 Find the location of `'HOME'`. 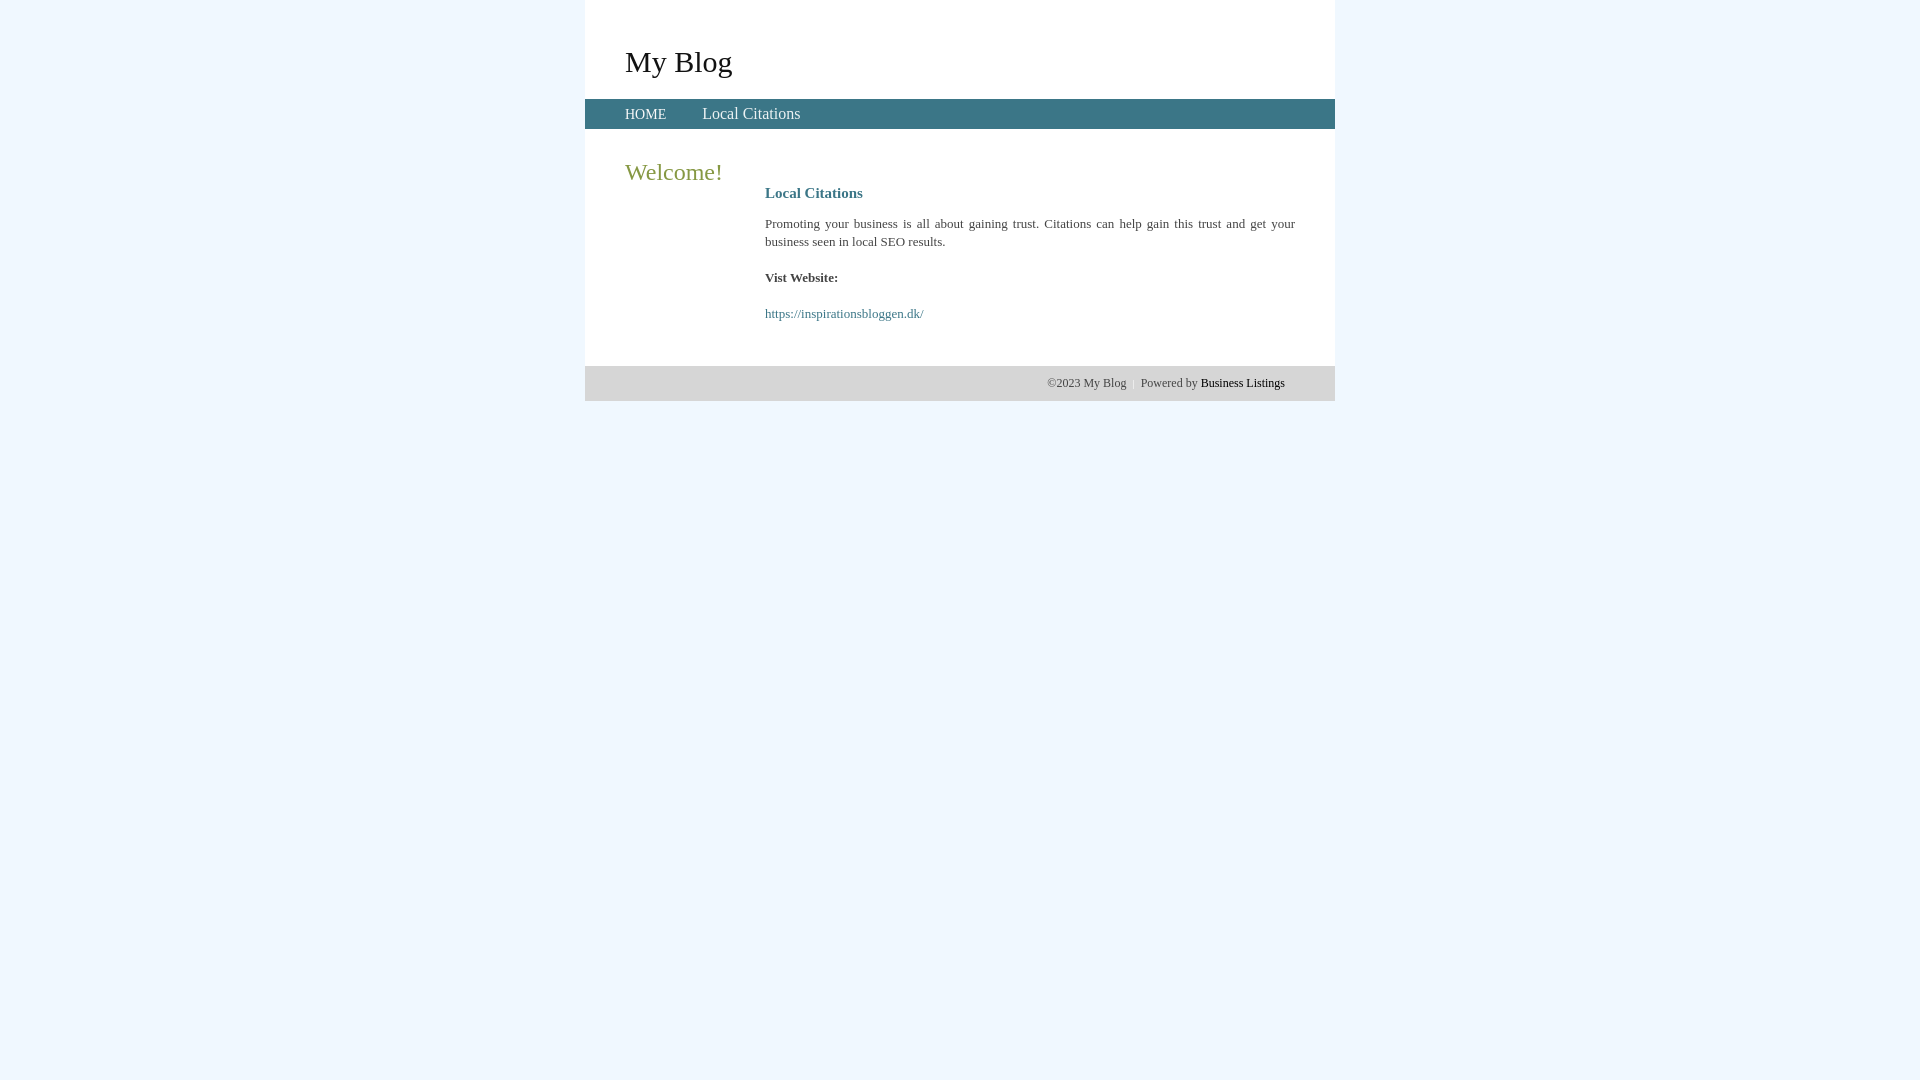

'HOME' is located at coordinates (623, 114).